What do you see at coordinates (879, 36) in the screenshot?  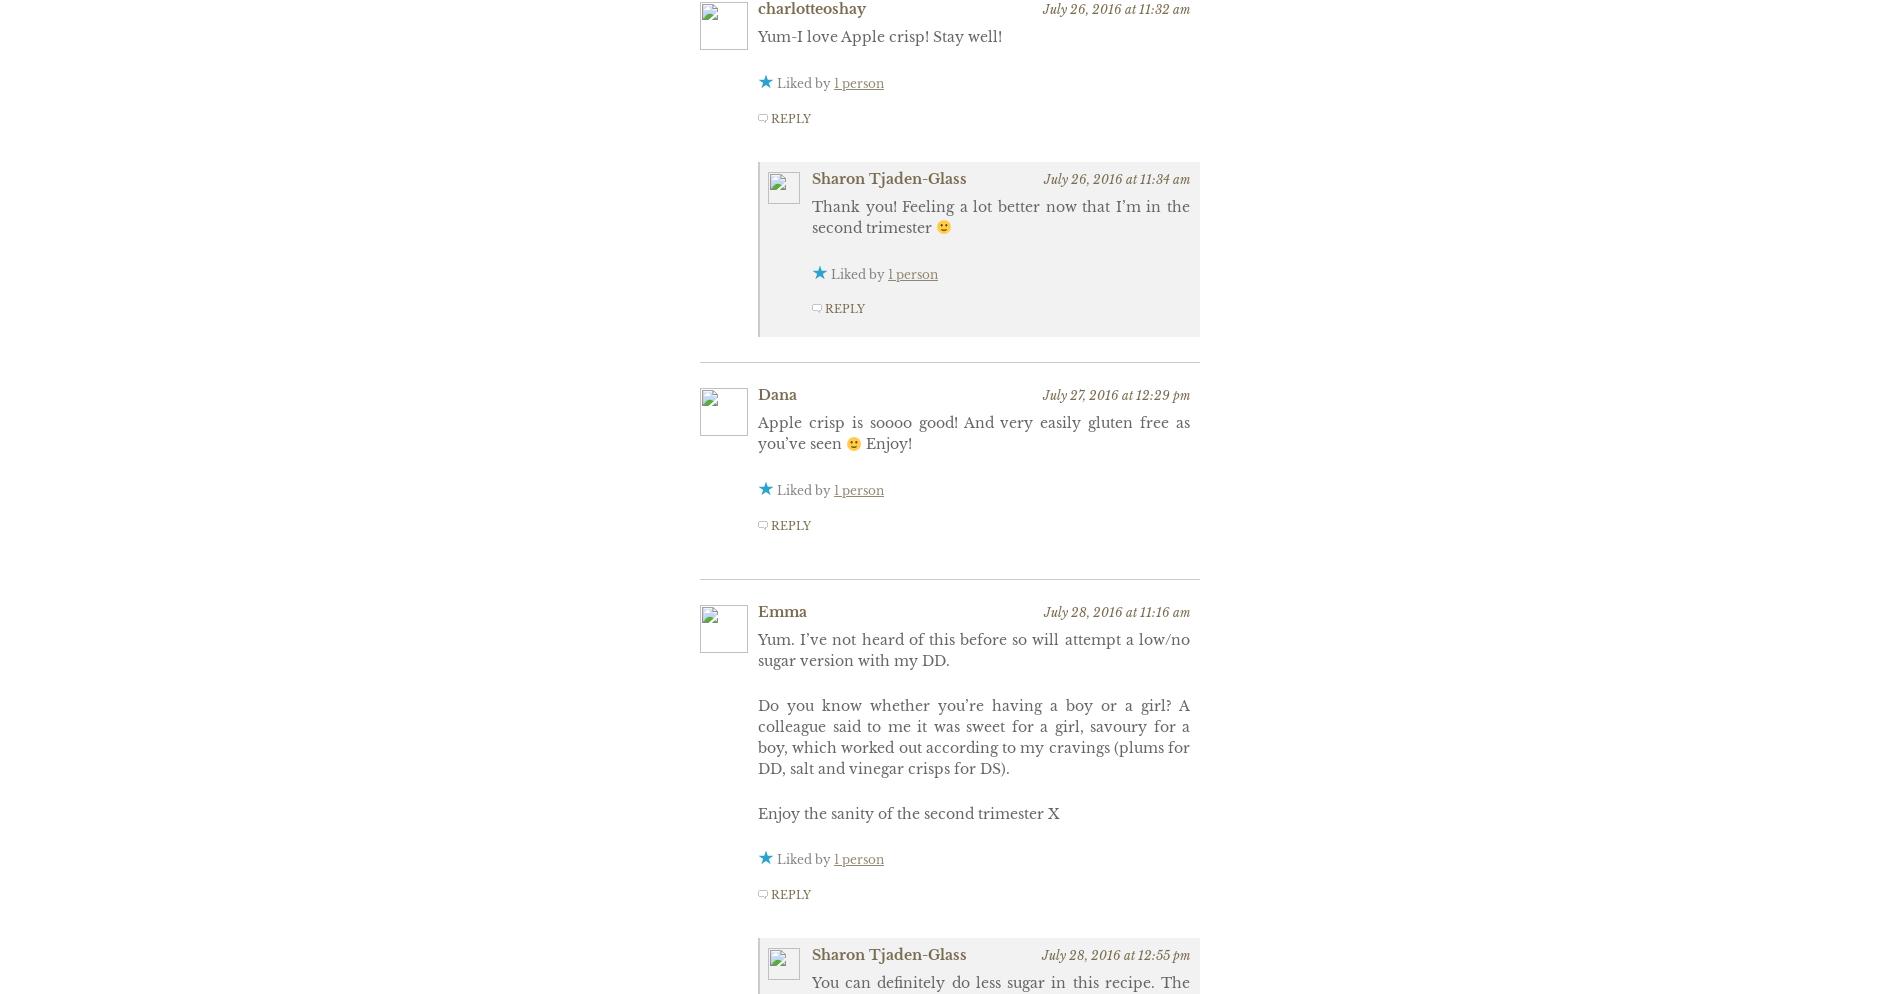 I see `'Yum-I love Apple crisp! Stay well!'` at bounding box center [879, 36].